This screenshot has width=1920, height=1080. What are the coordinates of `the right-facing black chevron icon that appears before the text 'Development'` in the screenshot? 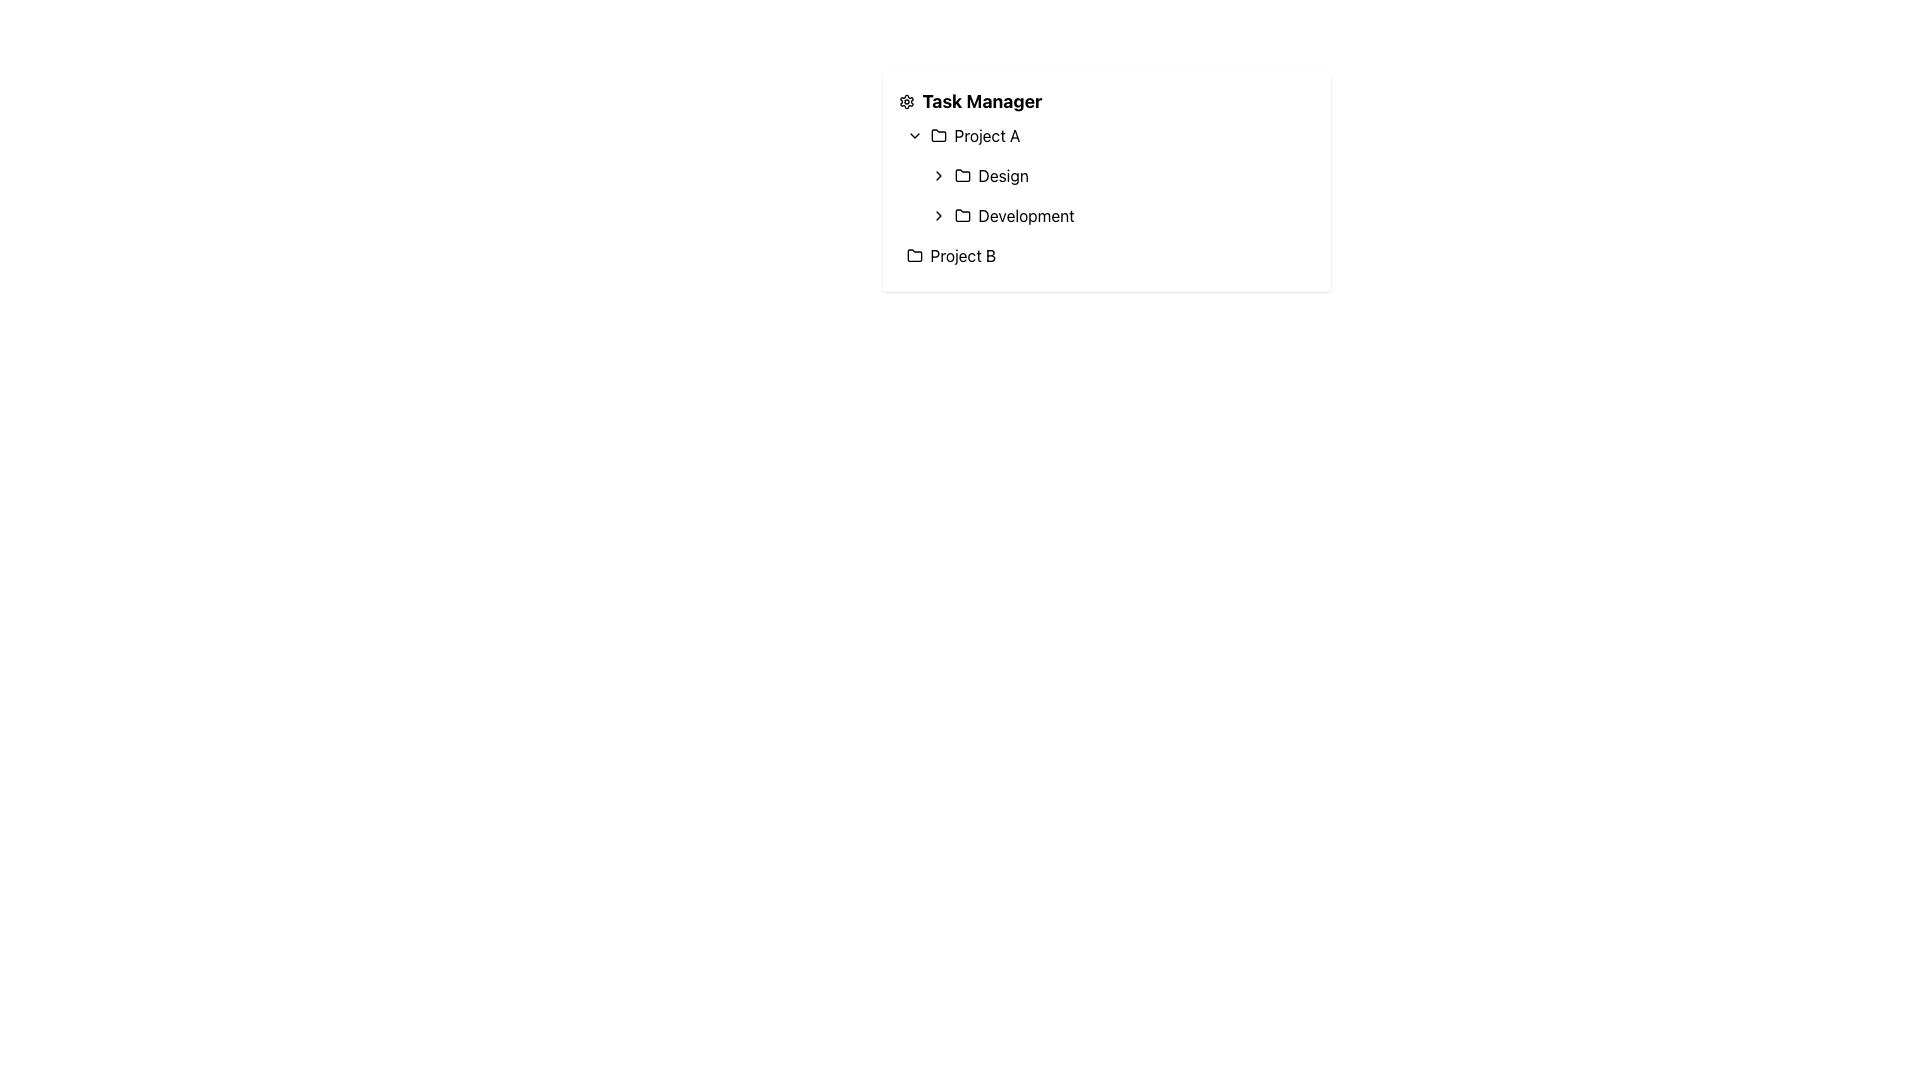 It's located at (937, 216).